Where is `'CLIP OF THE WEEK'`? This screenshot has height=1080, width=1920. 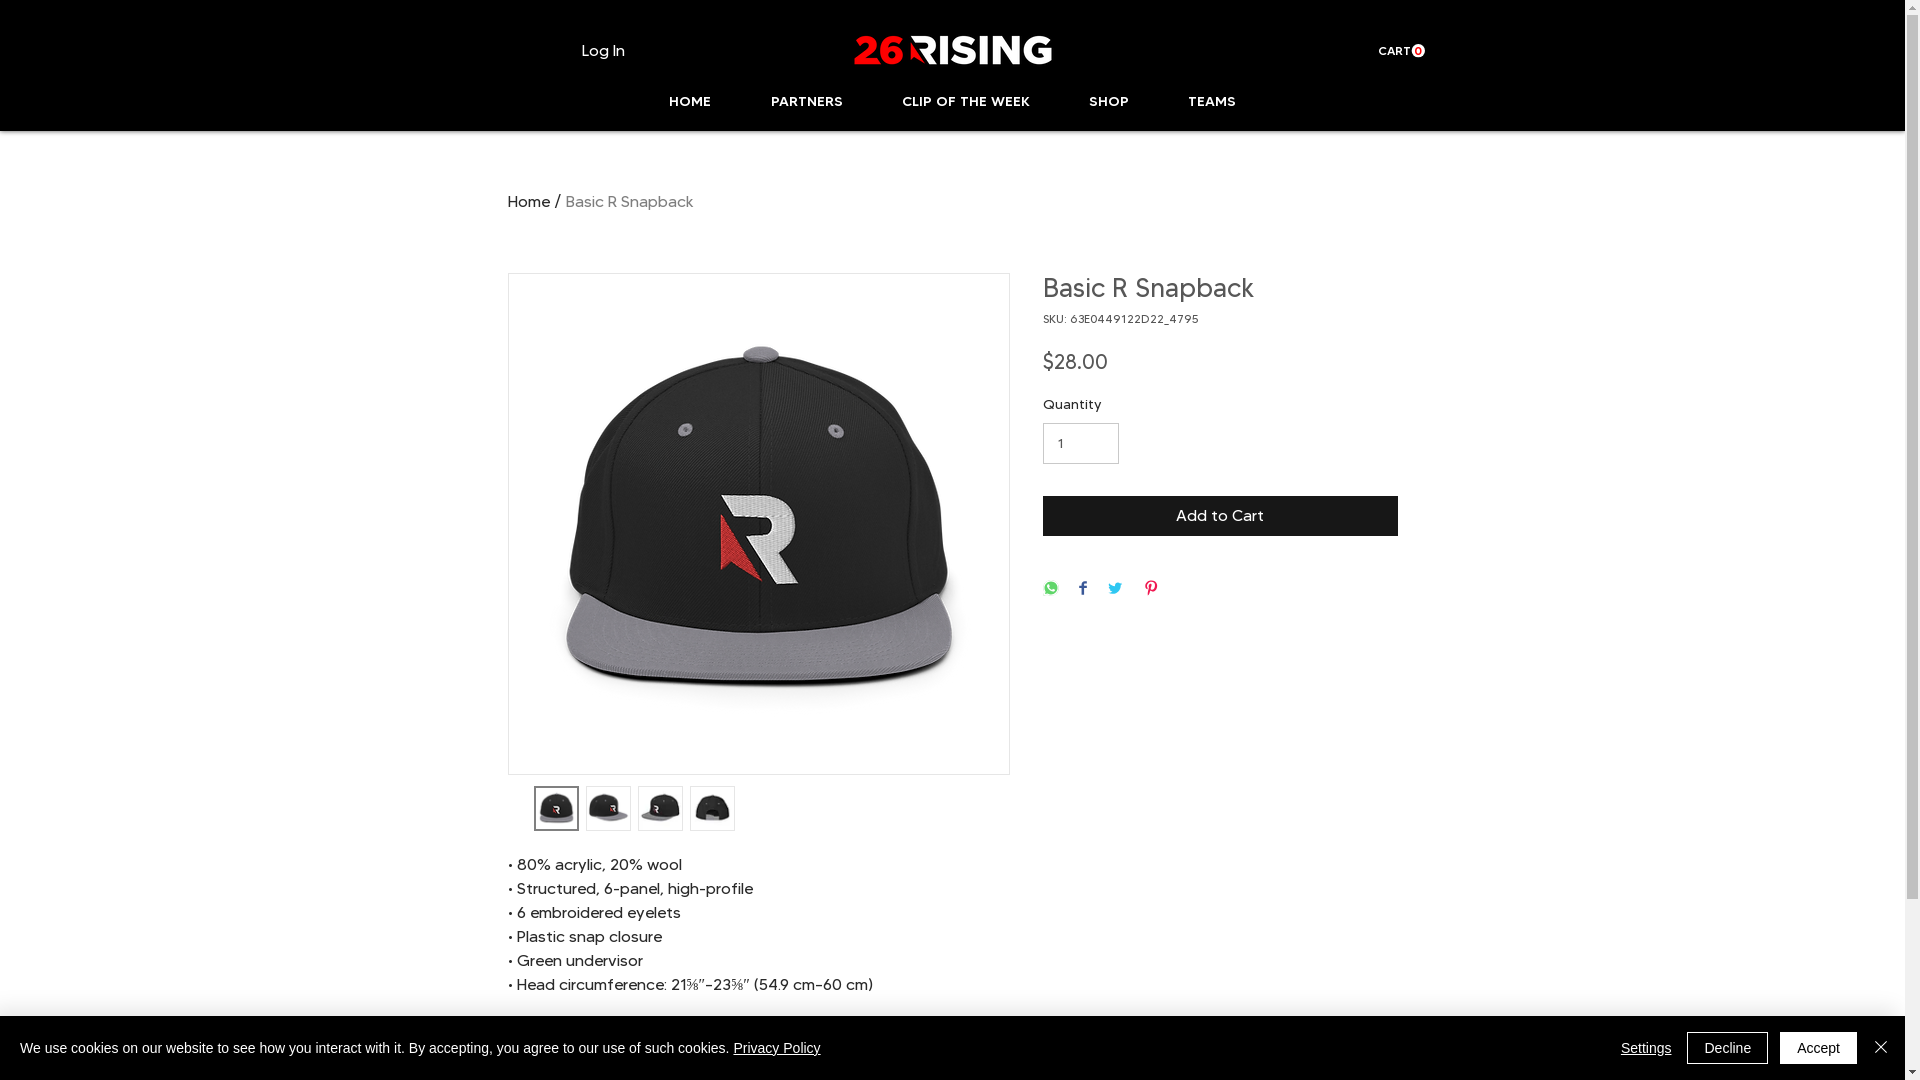
'CLIP OF THE WEEK' is located at coordinates (965, 101).